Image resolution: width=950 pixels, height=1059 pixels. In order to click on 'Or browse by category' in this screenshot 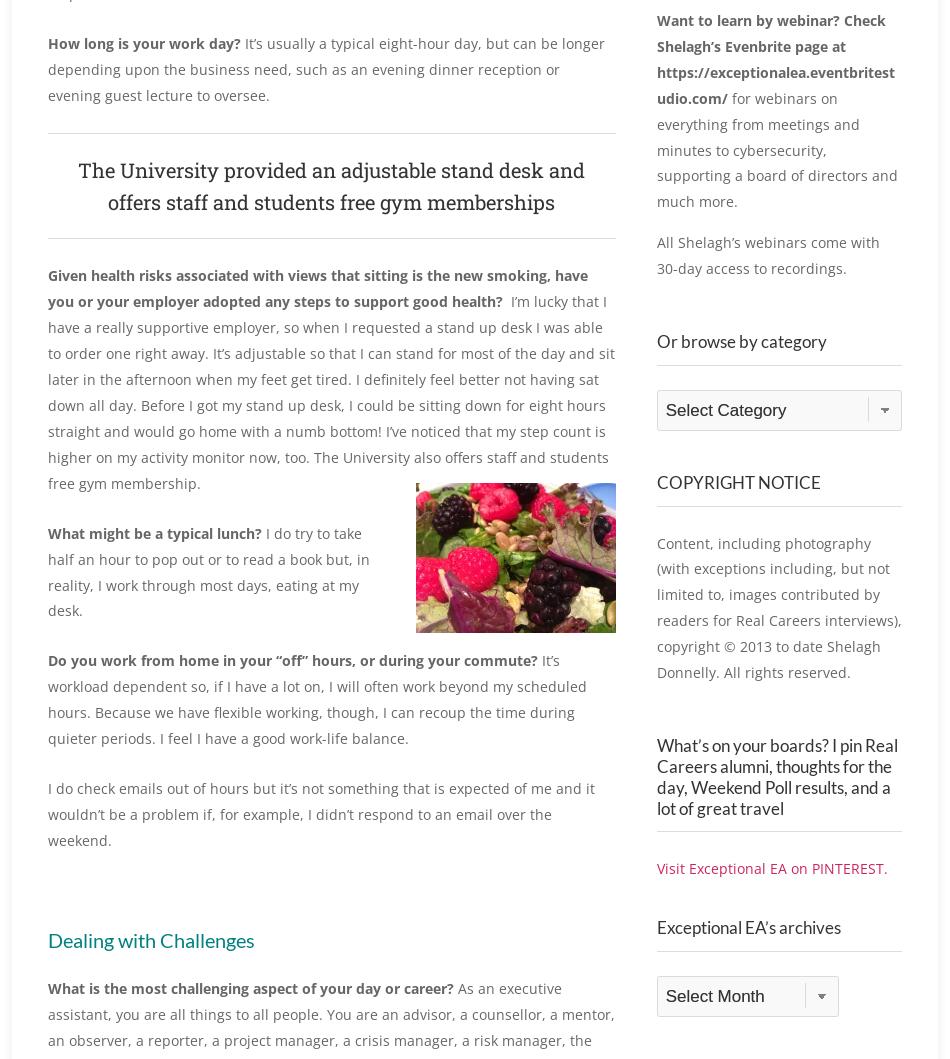, I will do `click(740, 361)`.